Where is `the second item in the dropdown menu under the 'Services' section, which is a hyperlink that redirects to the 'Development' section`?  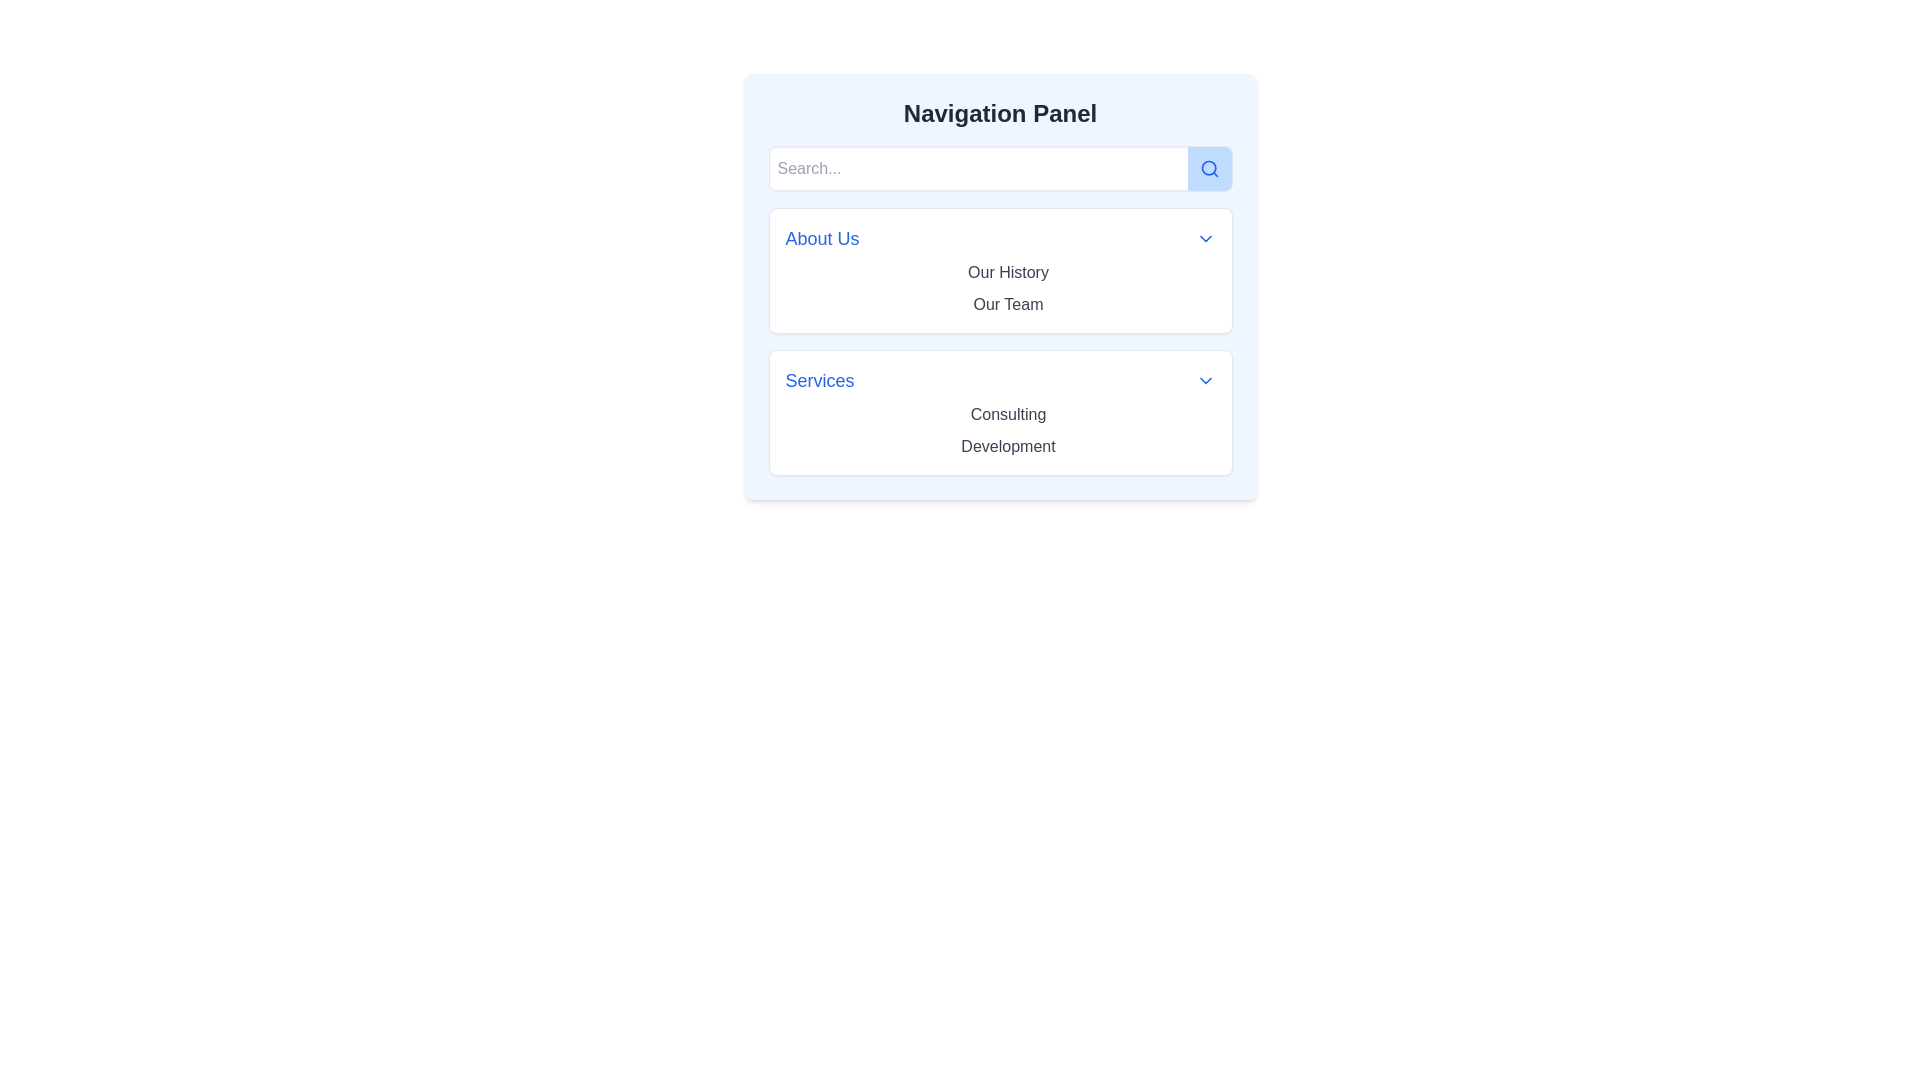 the second item in the dropdown menu under the 'Services' section, which is a hyperlink that redirects to the 'Development' section is located at coordinates (1008, 446).